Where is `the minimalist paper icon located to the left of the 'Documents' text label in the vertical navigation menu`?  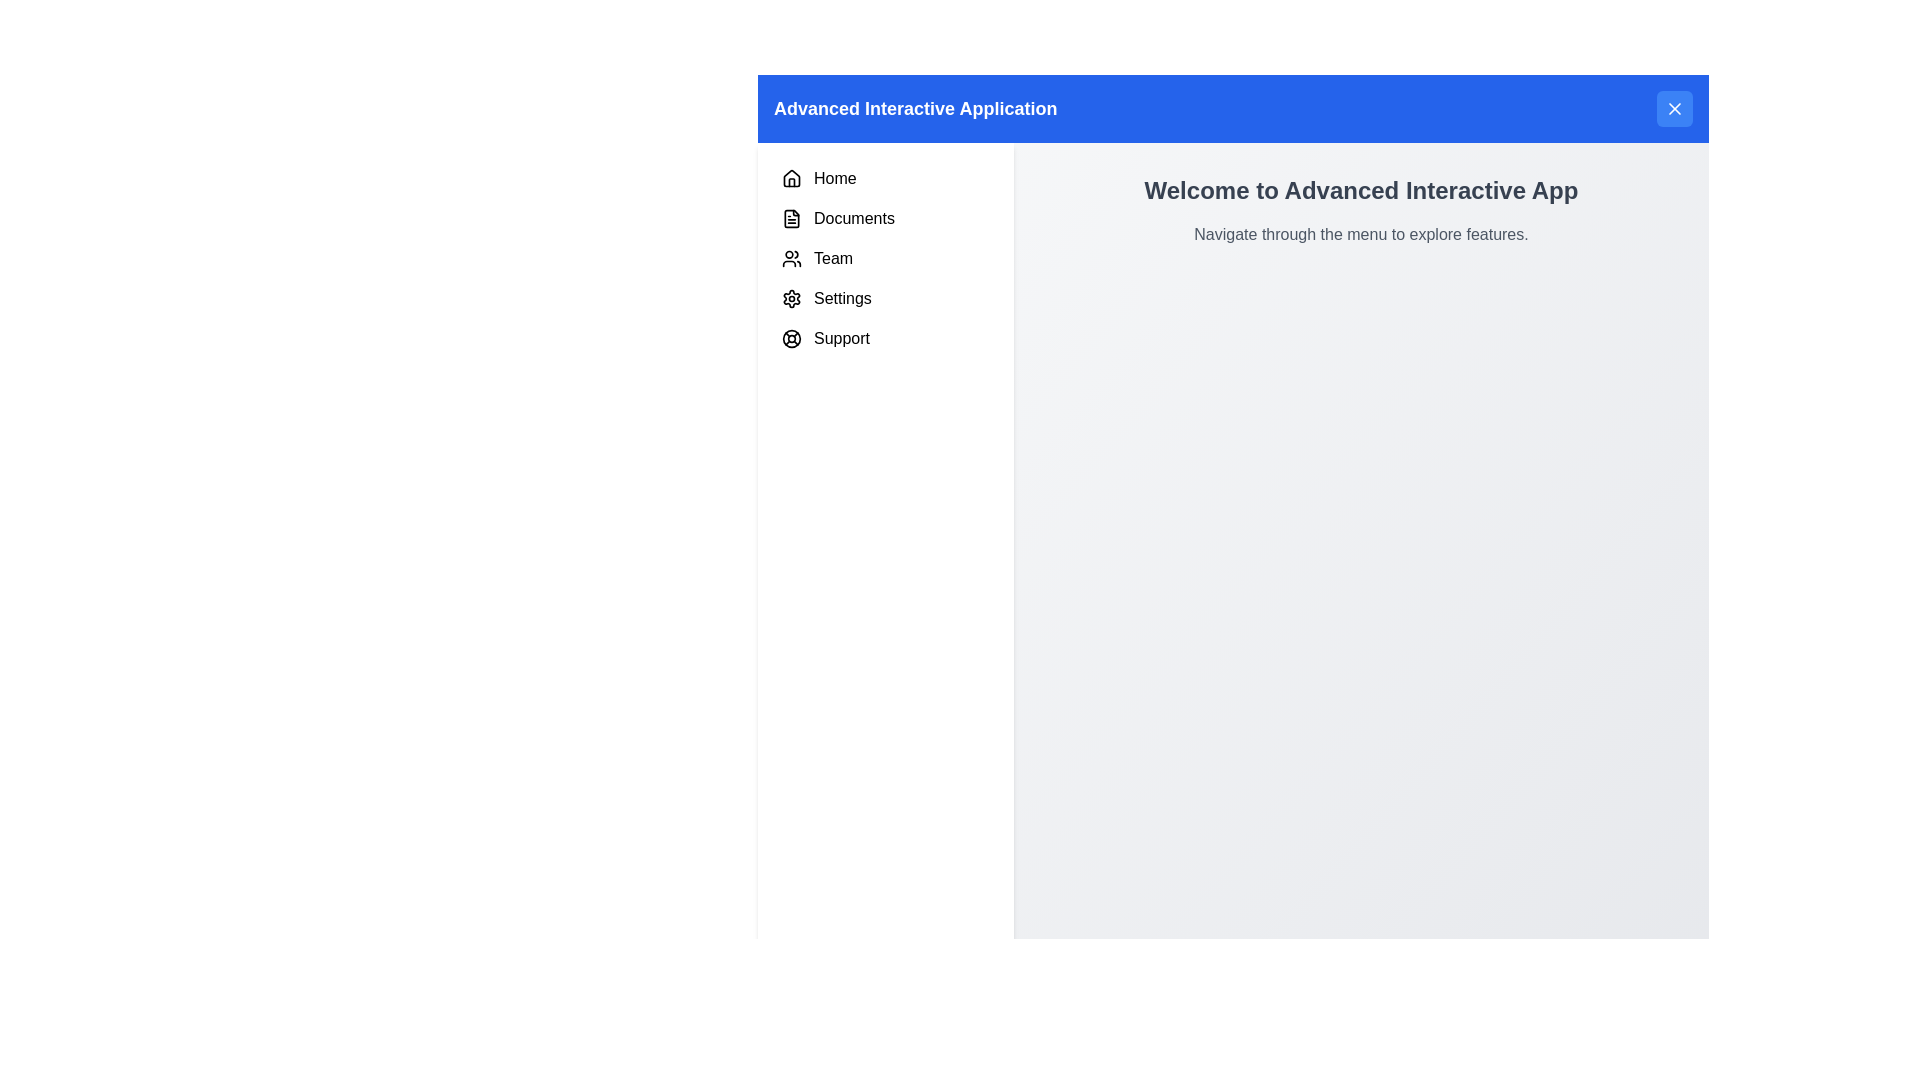 the minimalist paper icon located to the left of the 'Documents' text label in the vertical navigation menu is located at coordinates (791, 219).